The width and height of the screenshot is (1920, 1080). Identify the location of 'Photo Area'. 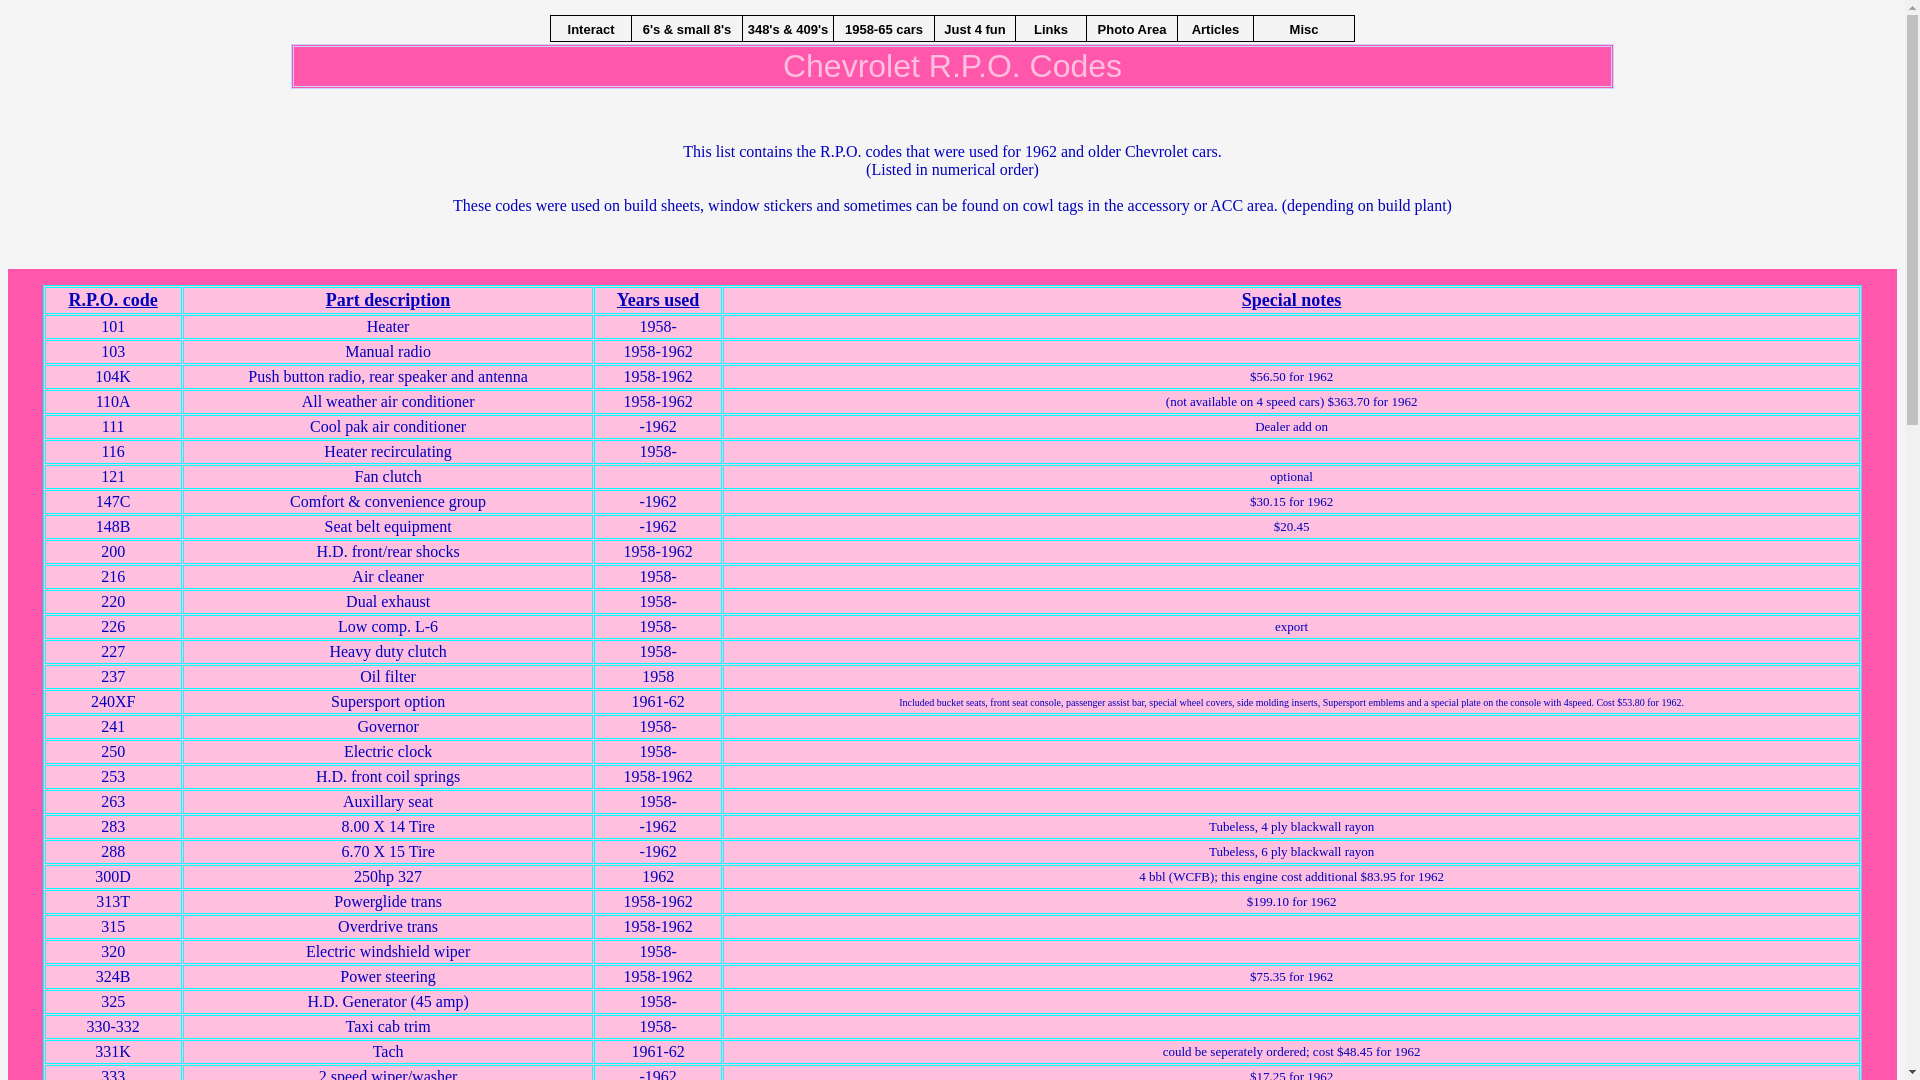
(1085, 28).